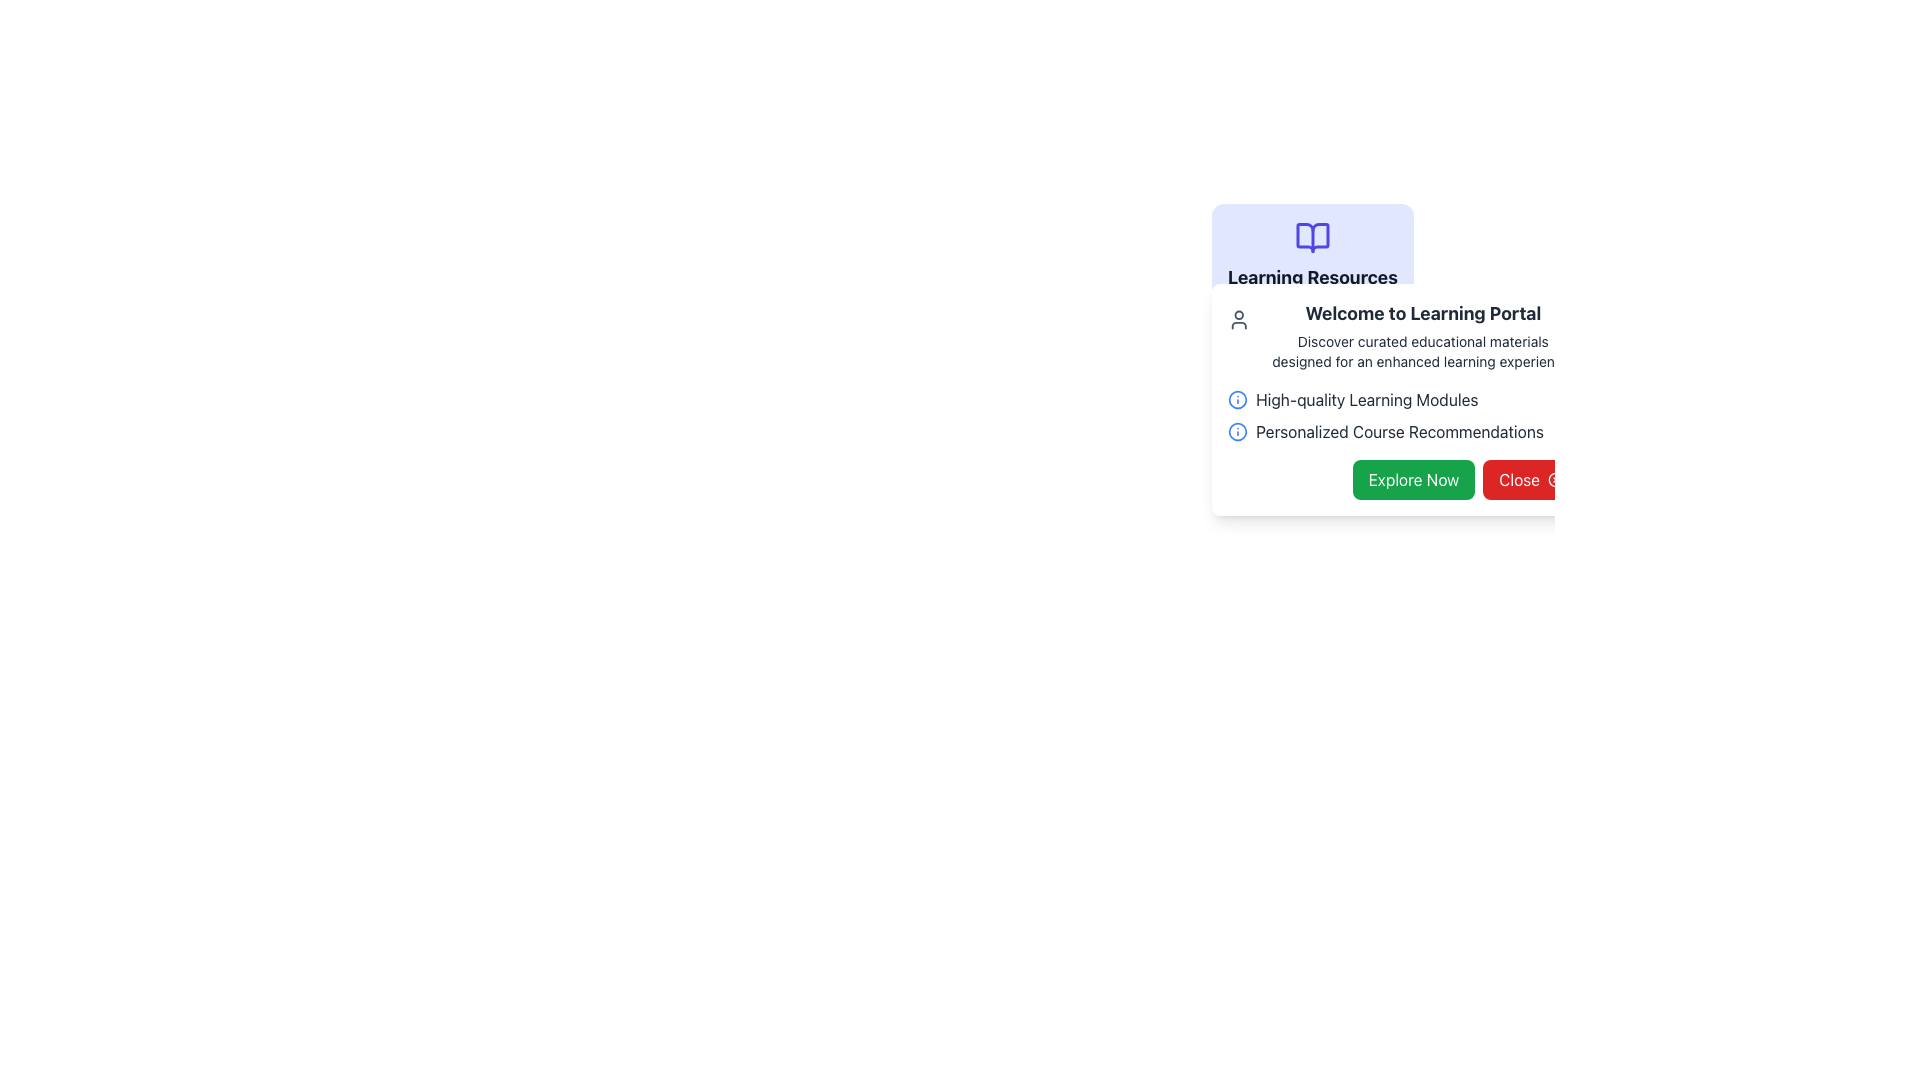  Describe the element at coordinates (1403, 415) in the screenshot. I see `the text-based informational list that describes 'High-quality Learning Modules' and 'Personalized Course Recommendations', located in the middle of the white, rounded-corner card overlay below the heading 'Welcome to Learning Portal'` at that location.